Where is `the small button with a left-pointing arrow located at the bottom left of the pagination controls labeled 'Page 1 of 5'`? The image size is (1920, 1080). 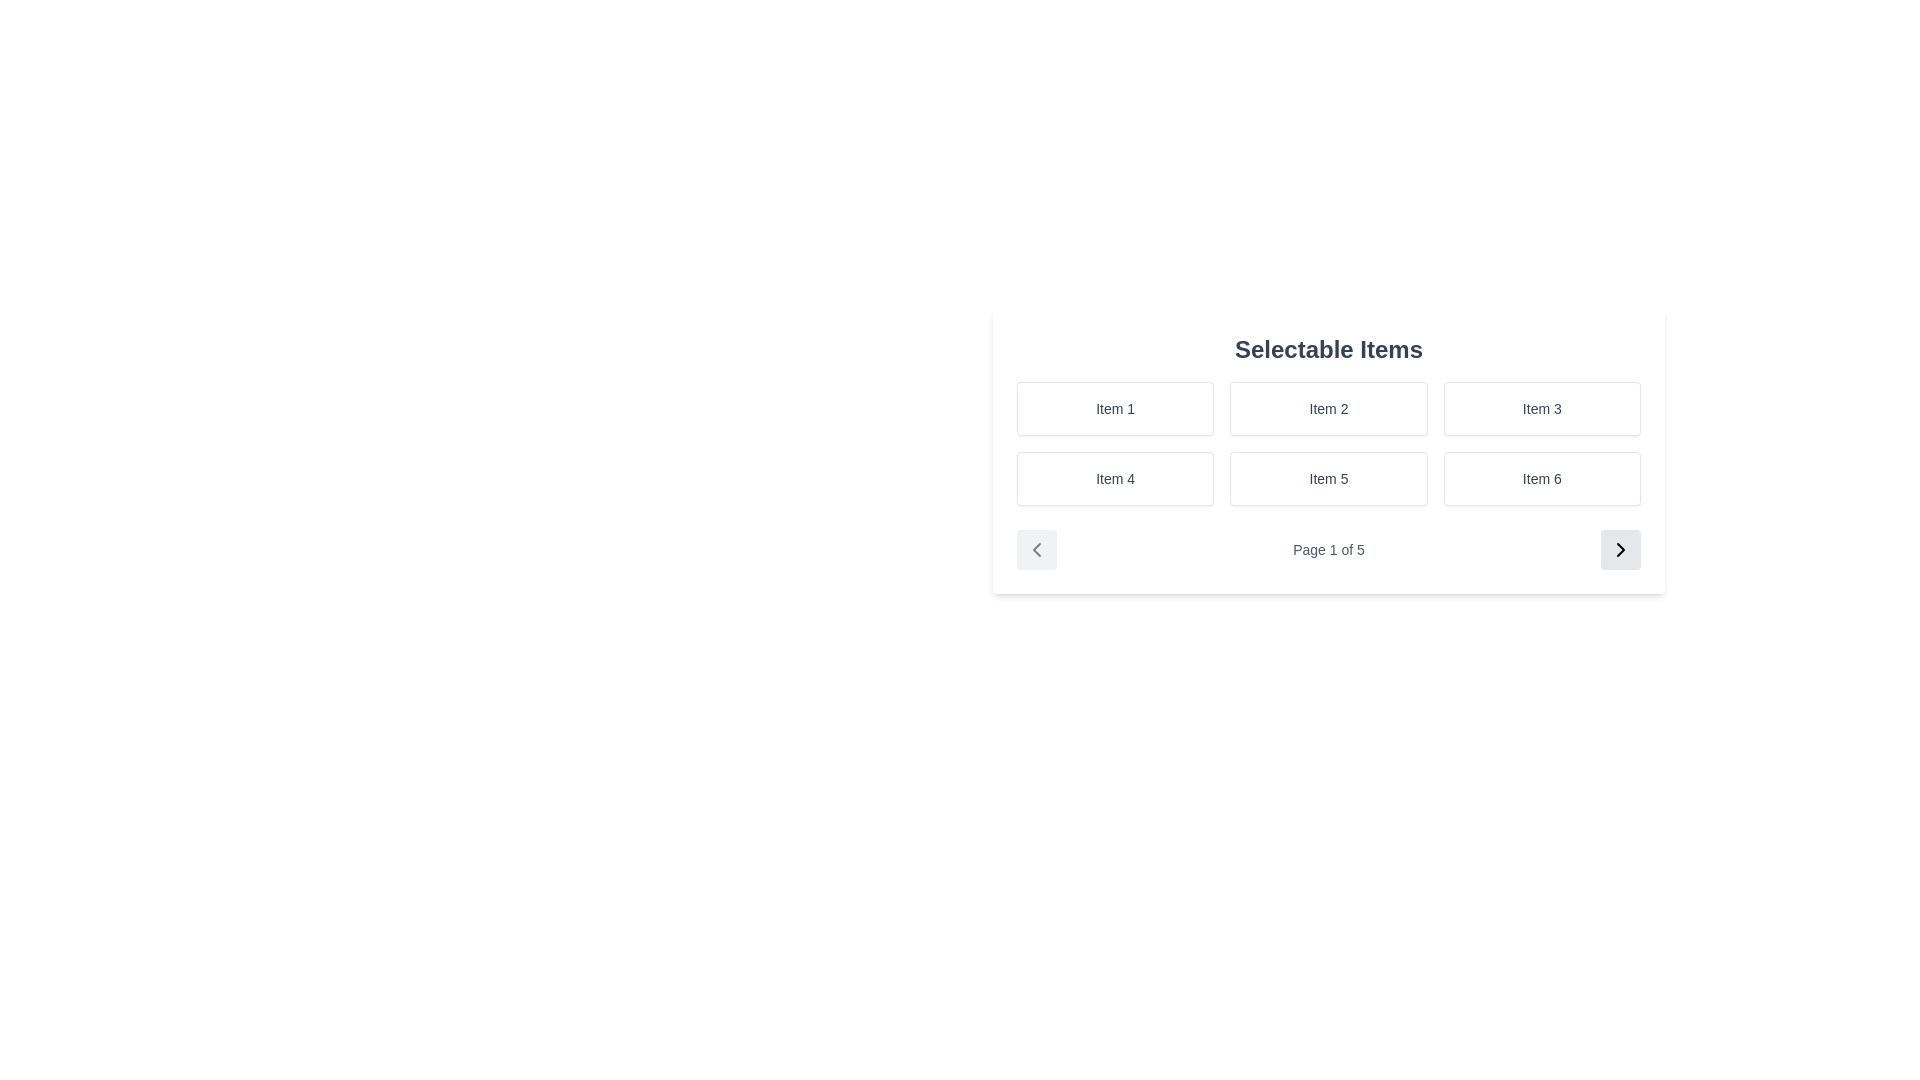
the small button with a left-pointing arrow located at the bottom left of the pagination controls labeled 'Page 1 of 5' is located at coordinates (1036, 550).